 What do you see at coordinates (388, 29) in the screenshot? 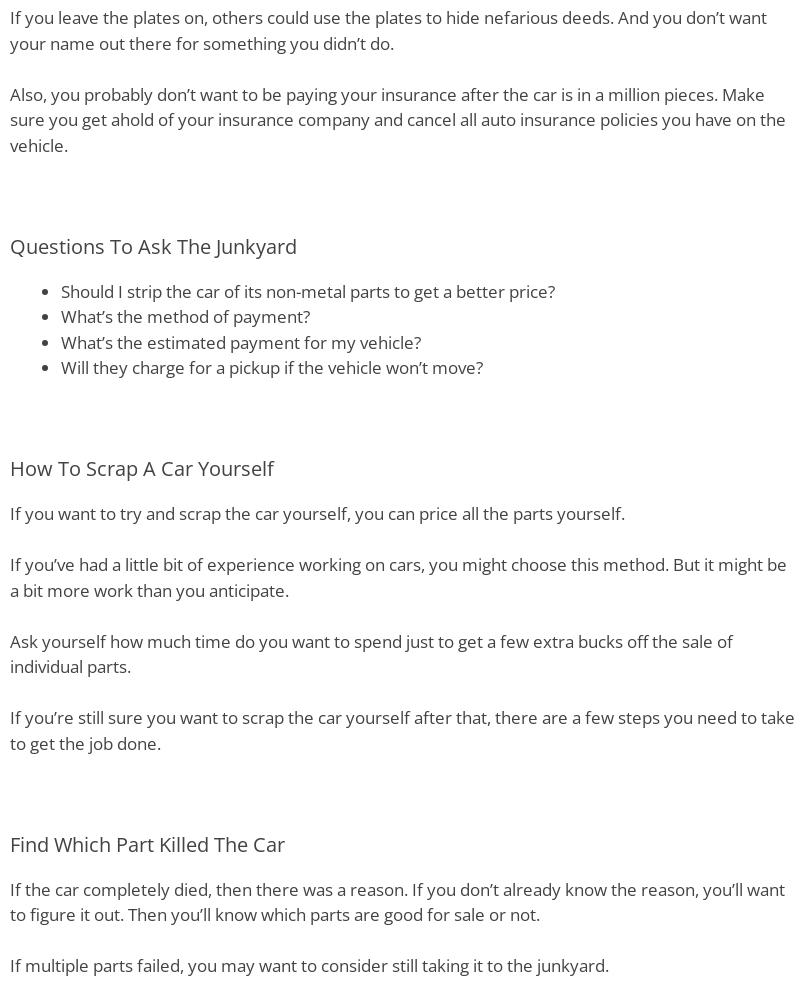
I see `'If you leave the plates on, others could use the plates to hide nefarious deeds. And you don’t want your name out there for something you didn’t do.'` at bounding box center [388, 29].